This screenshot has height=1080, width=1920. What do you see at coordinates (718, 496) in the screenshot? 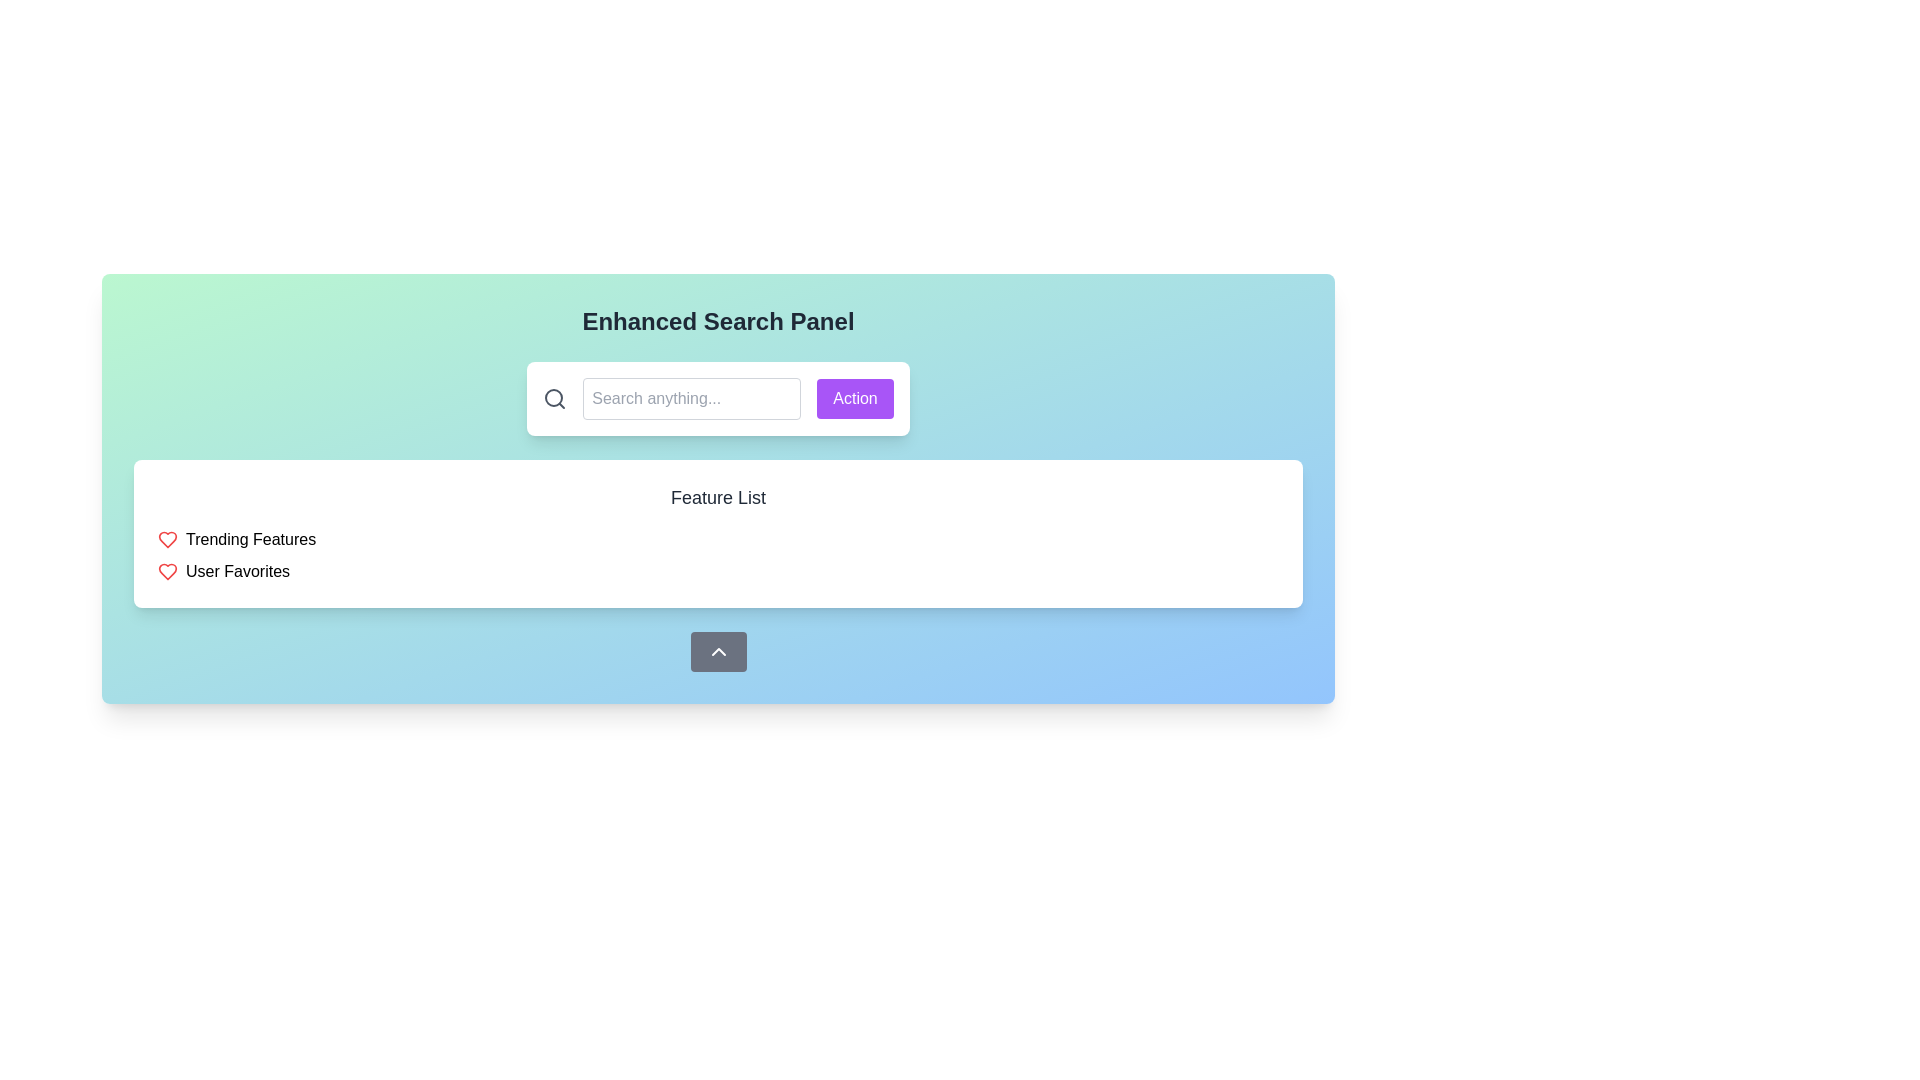
I see `text of the heading or title located at the top center of a white section above the list of 'Trending Features' and 'User Favorites'` at bounding box center [718, 496].